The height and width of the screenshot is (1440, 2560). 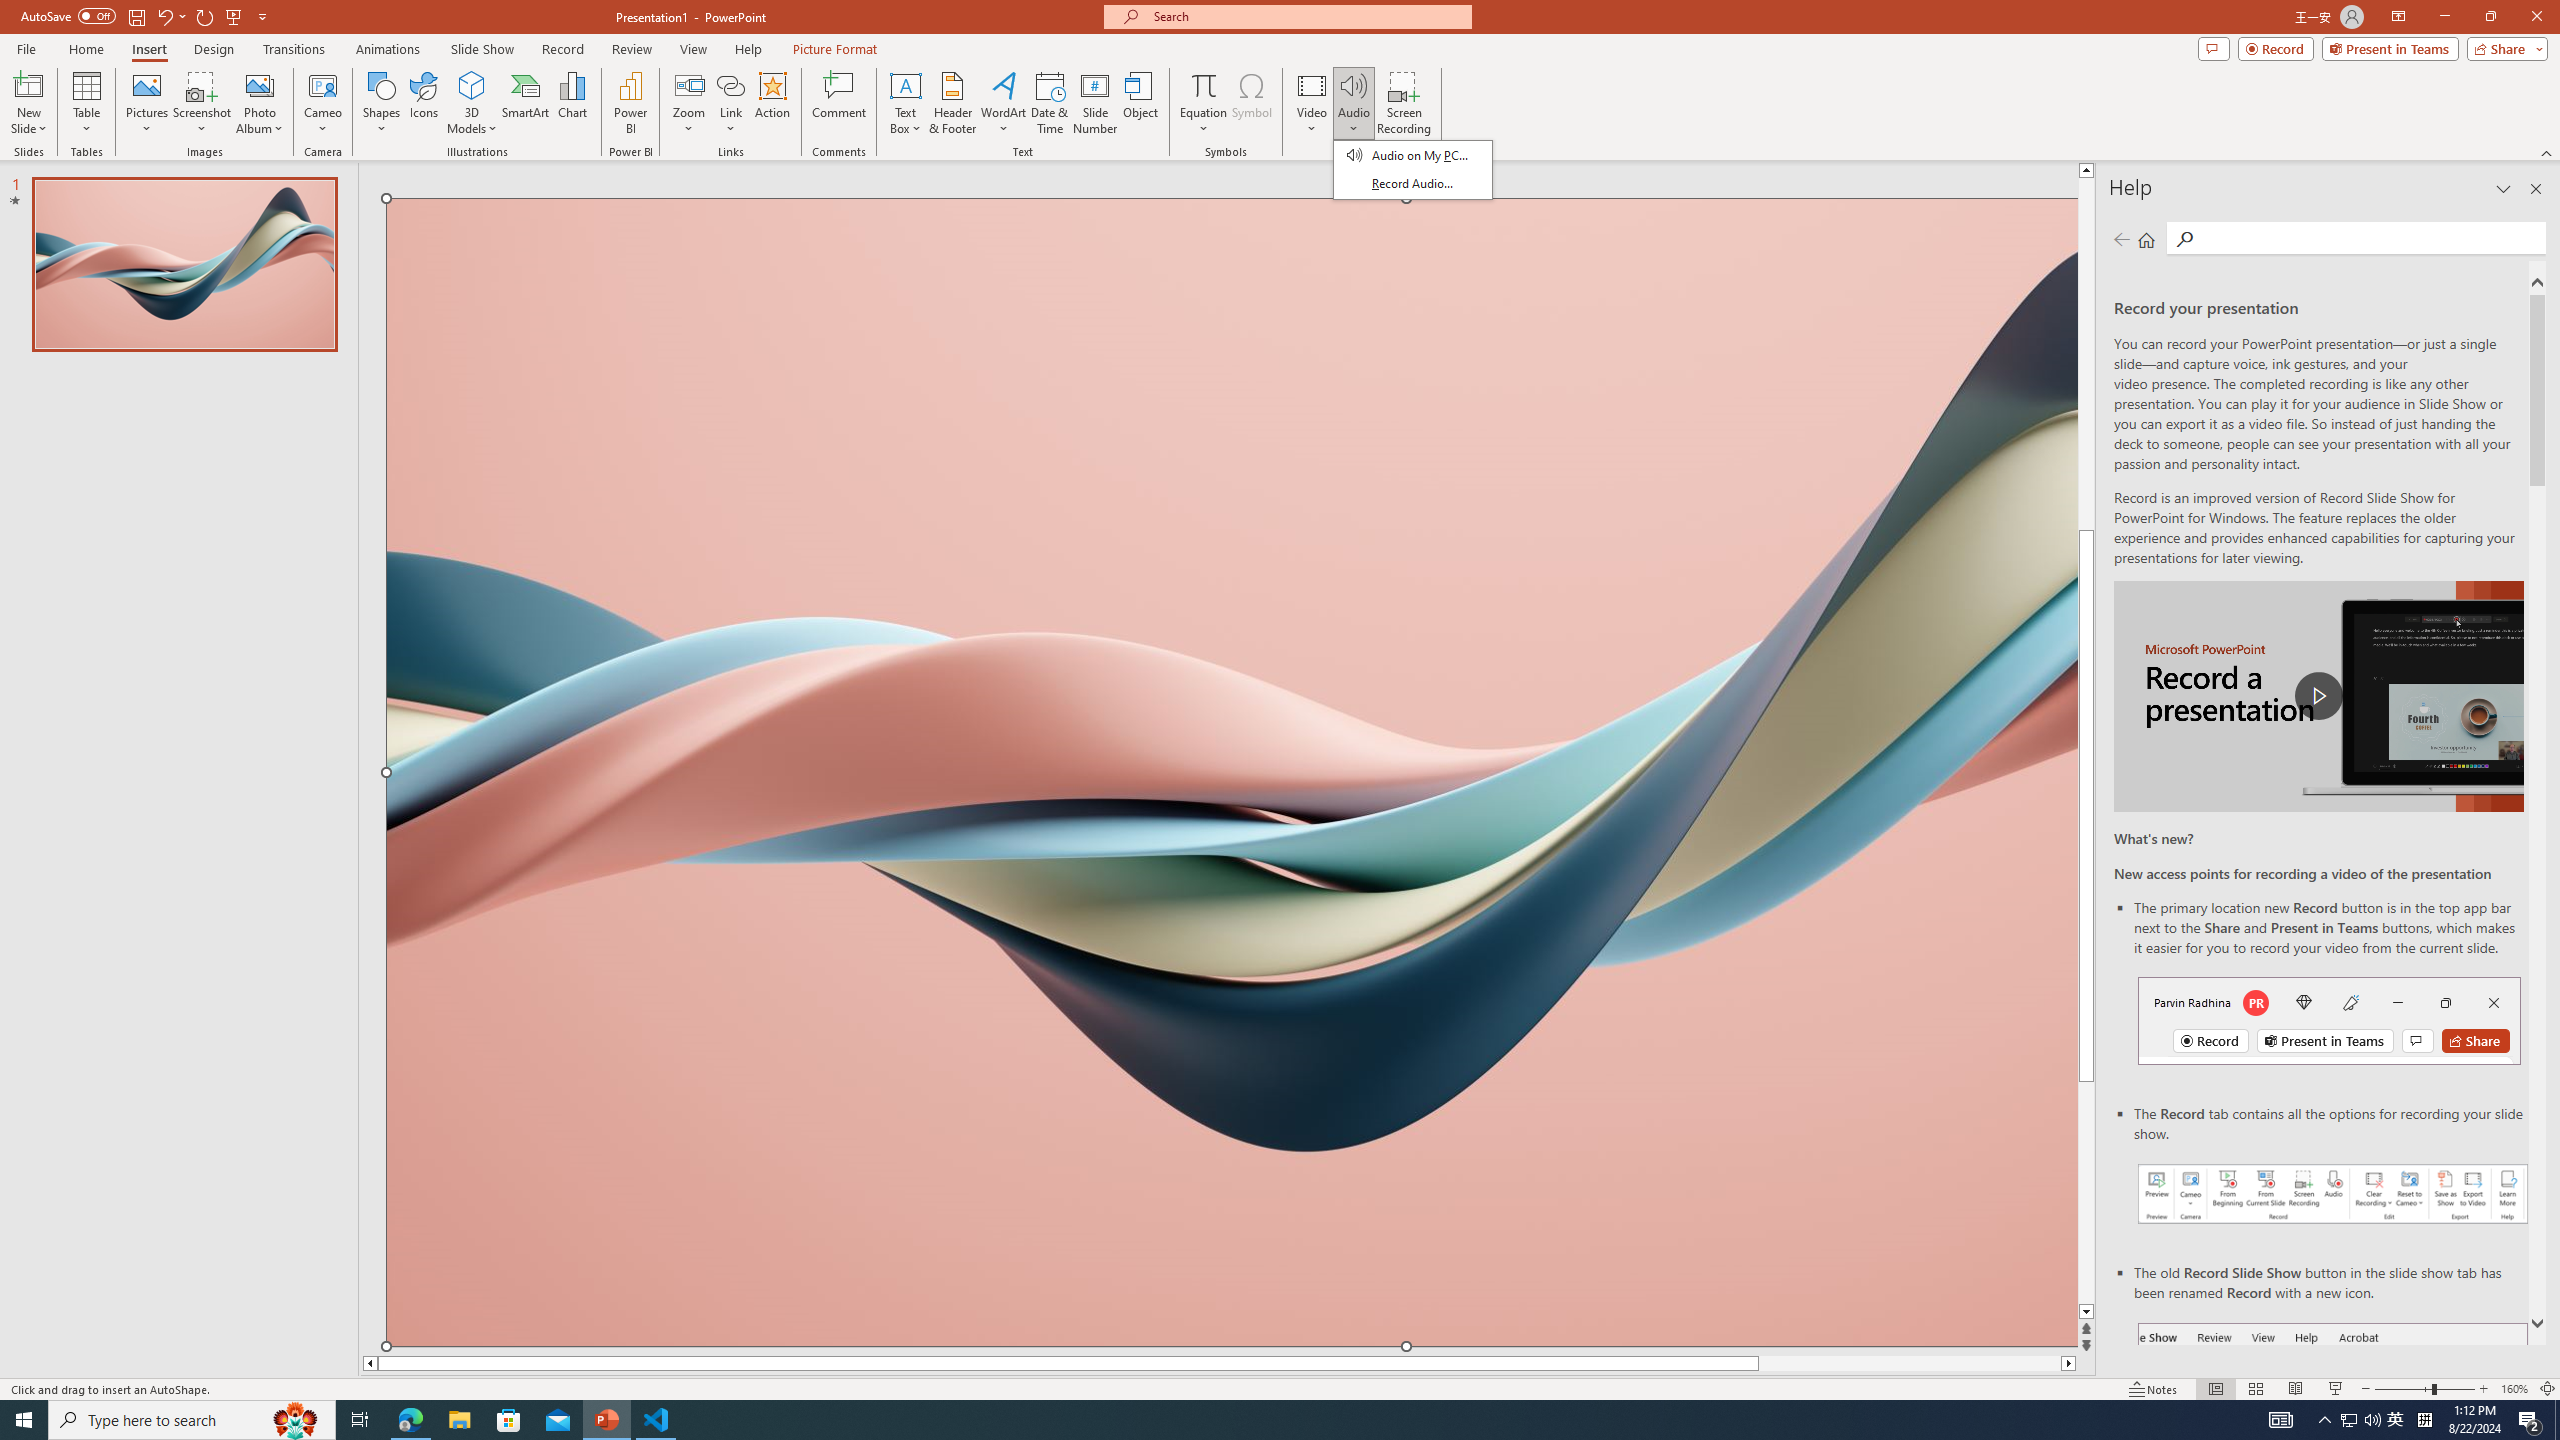 I want to click on 'Object...', so click(x=1141, y=103).